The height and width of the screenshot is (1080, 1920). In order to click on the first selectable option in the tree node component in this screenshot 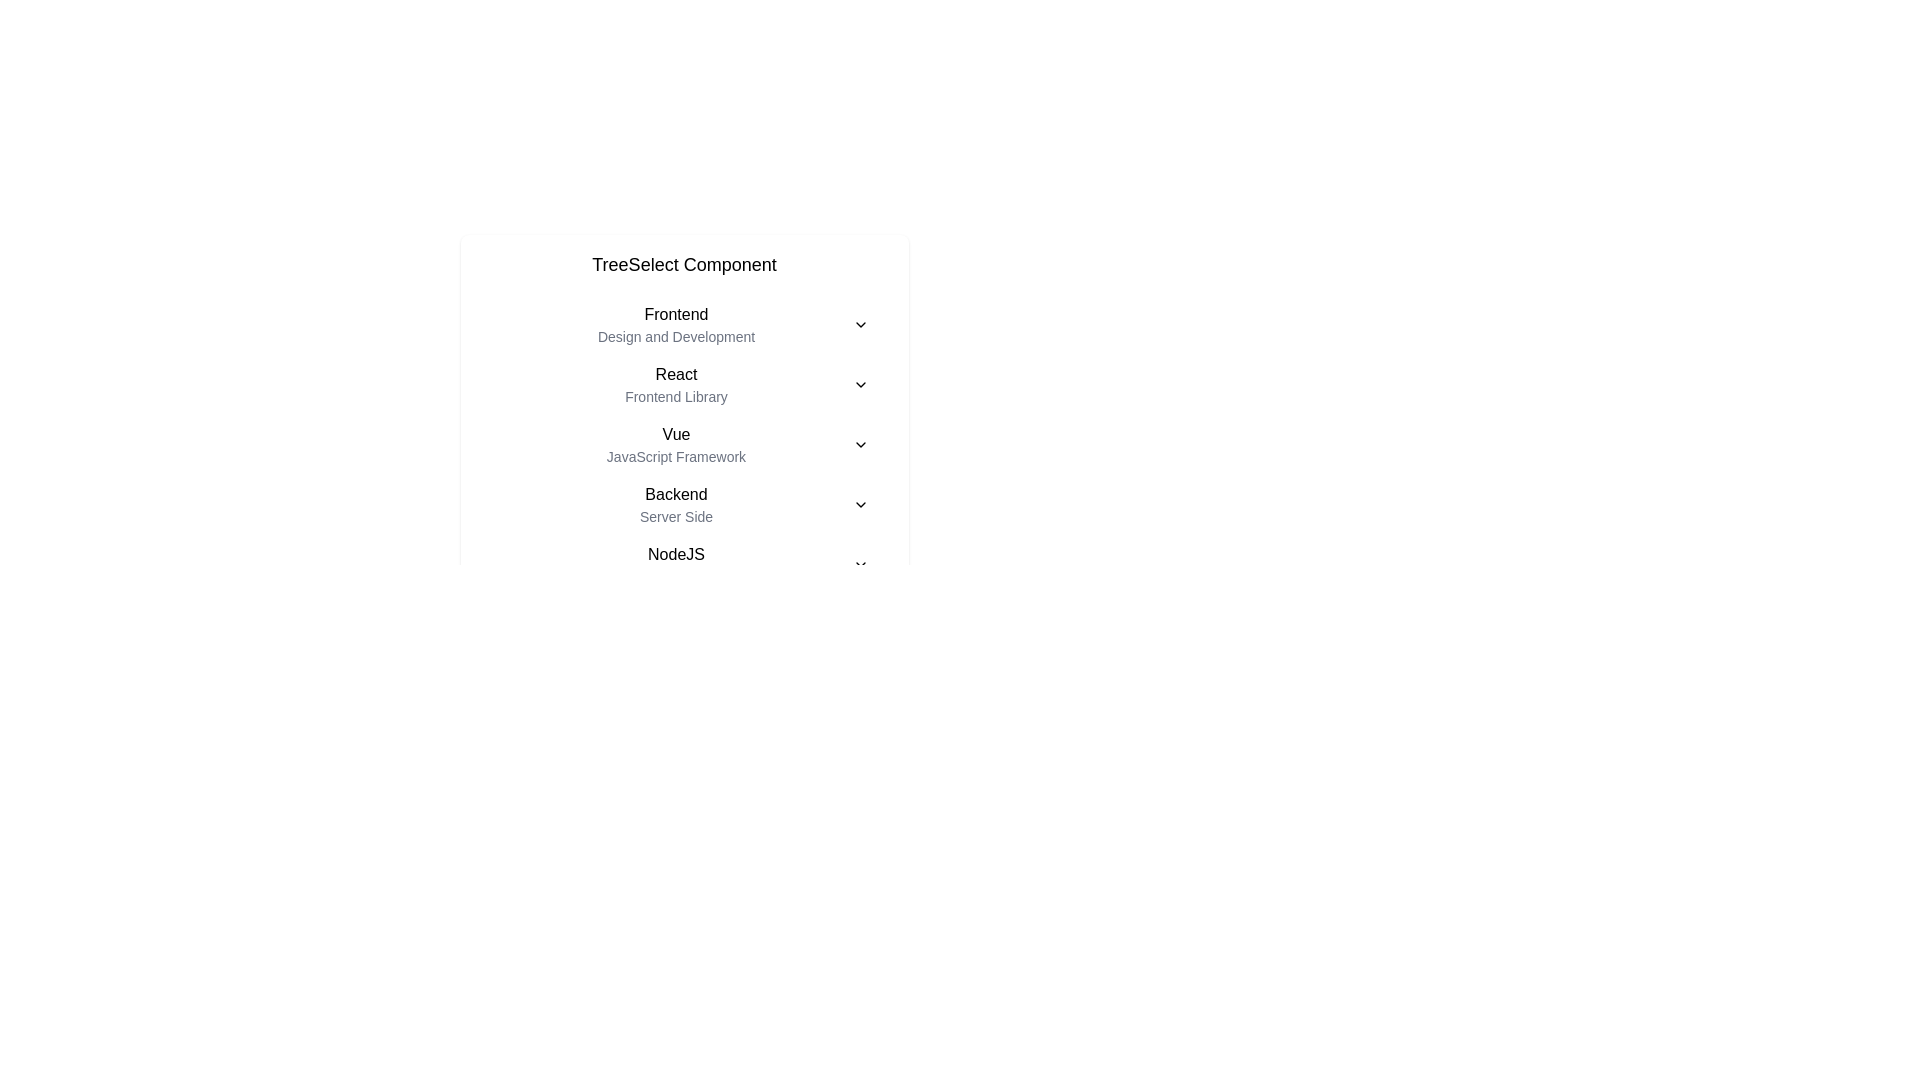, I will do `click(684, 323)`.